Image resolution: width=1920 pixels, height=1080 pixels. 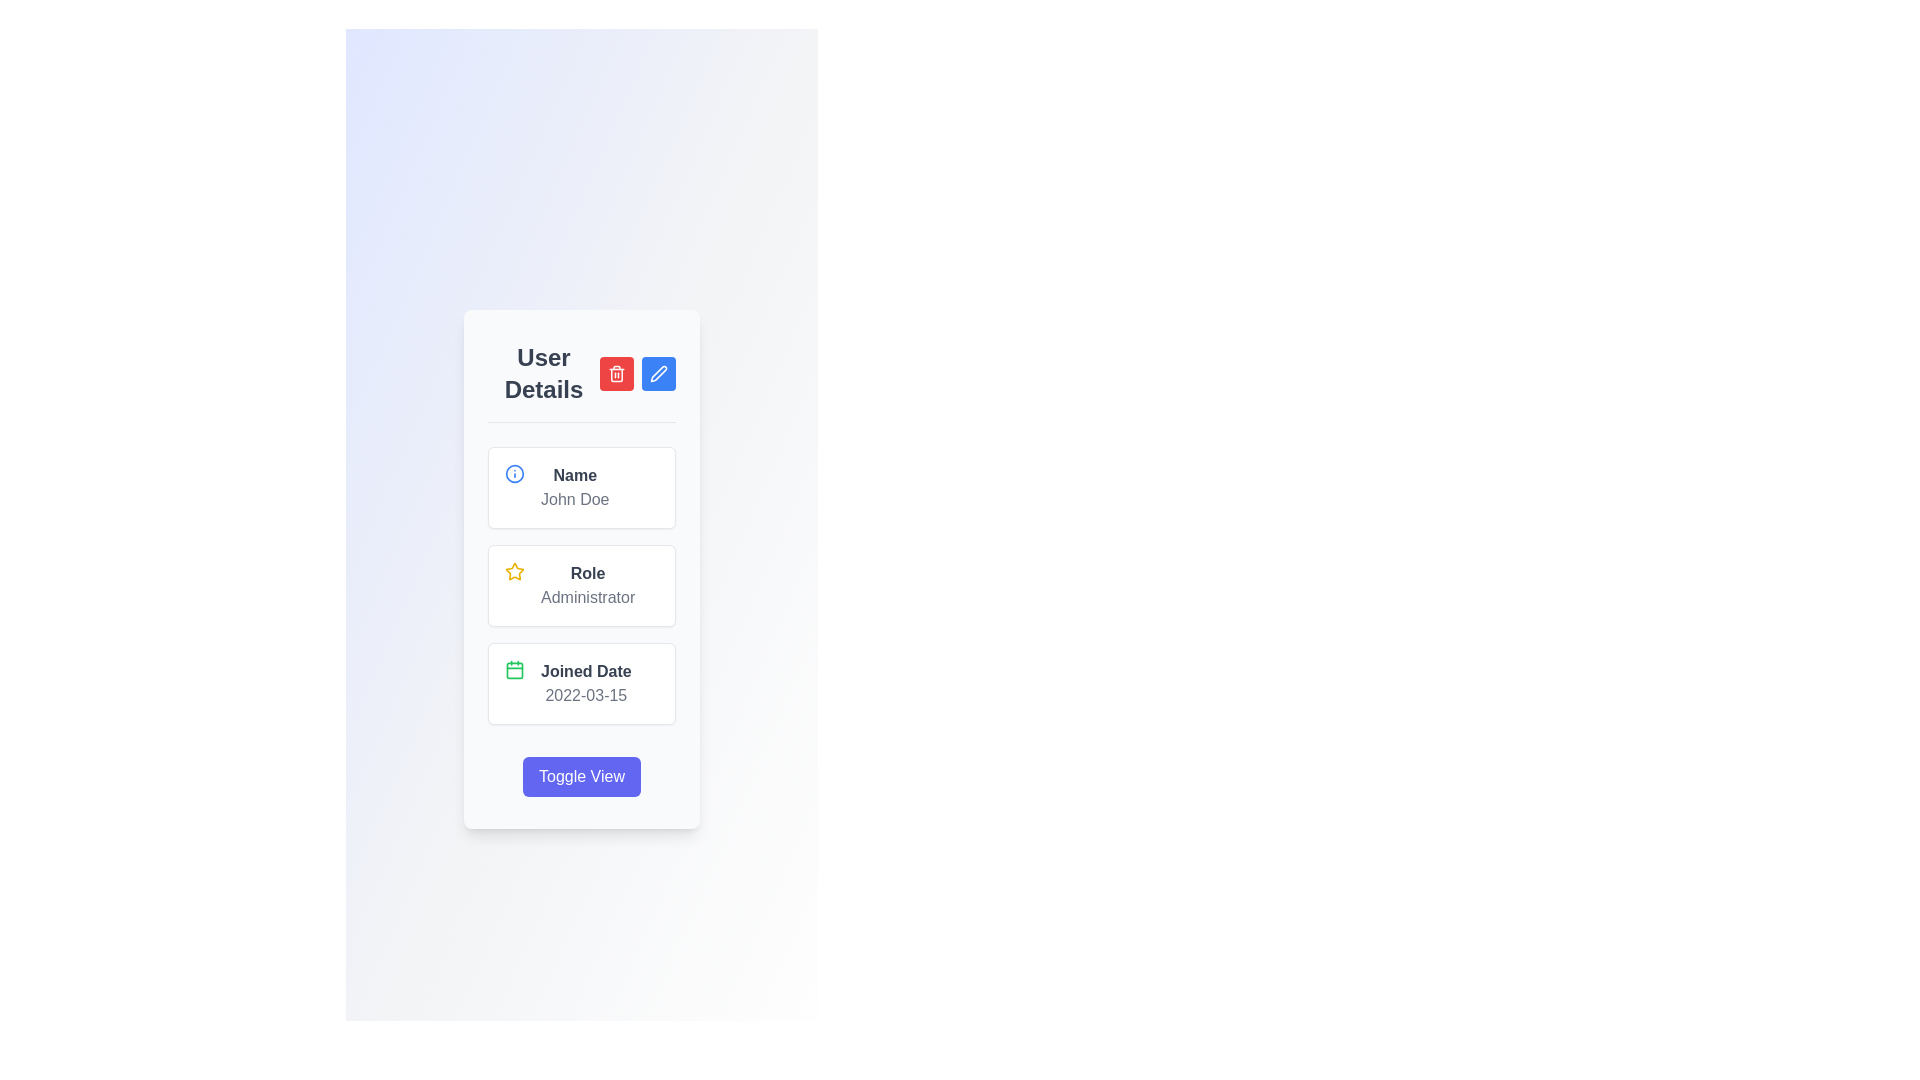 I want to click on the green calendar icon located within the 'Joined Date' section, positioned to the left of the 'Joined Date' label, so click(x=514, y=668).